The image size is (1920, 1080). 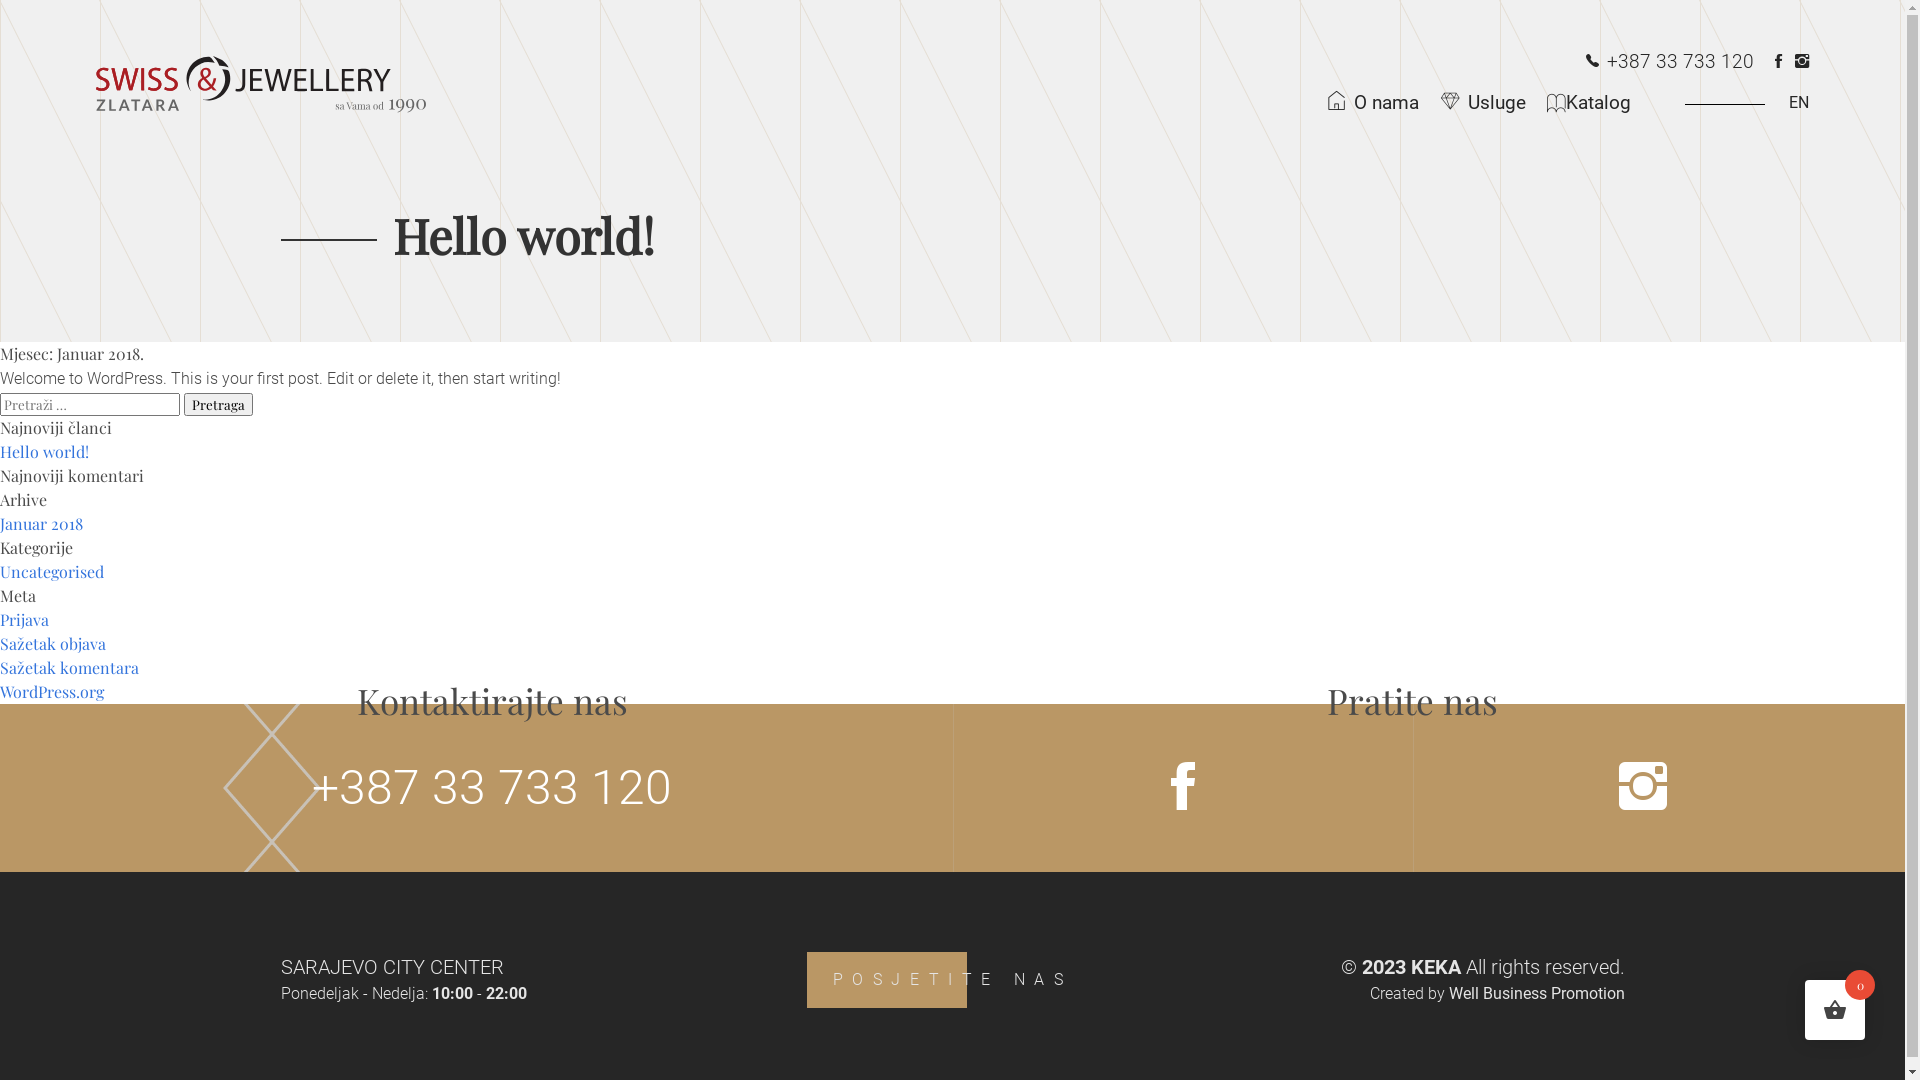 What do you see at coordinates (1670, 60) in the screenshot?
I see `'+387 33 733 120'` at bounding box center [1670, 60].